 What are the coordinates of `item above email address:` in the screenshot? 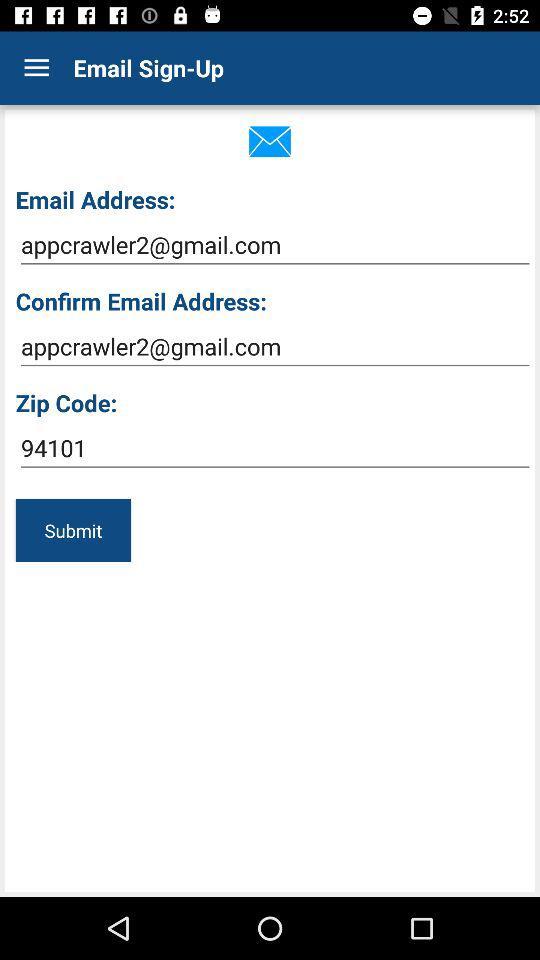 It's located at (36, 68).